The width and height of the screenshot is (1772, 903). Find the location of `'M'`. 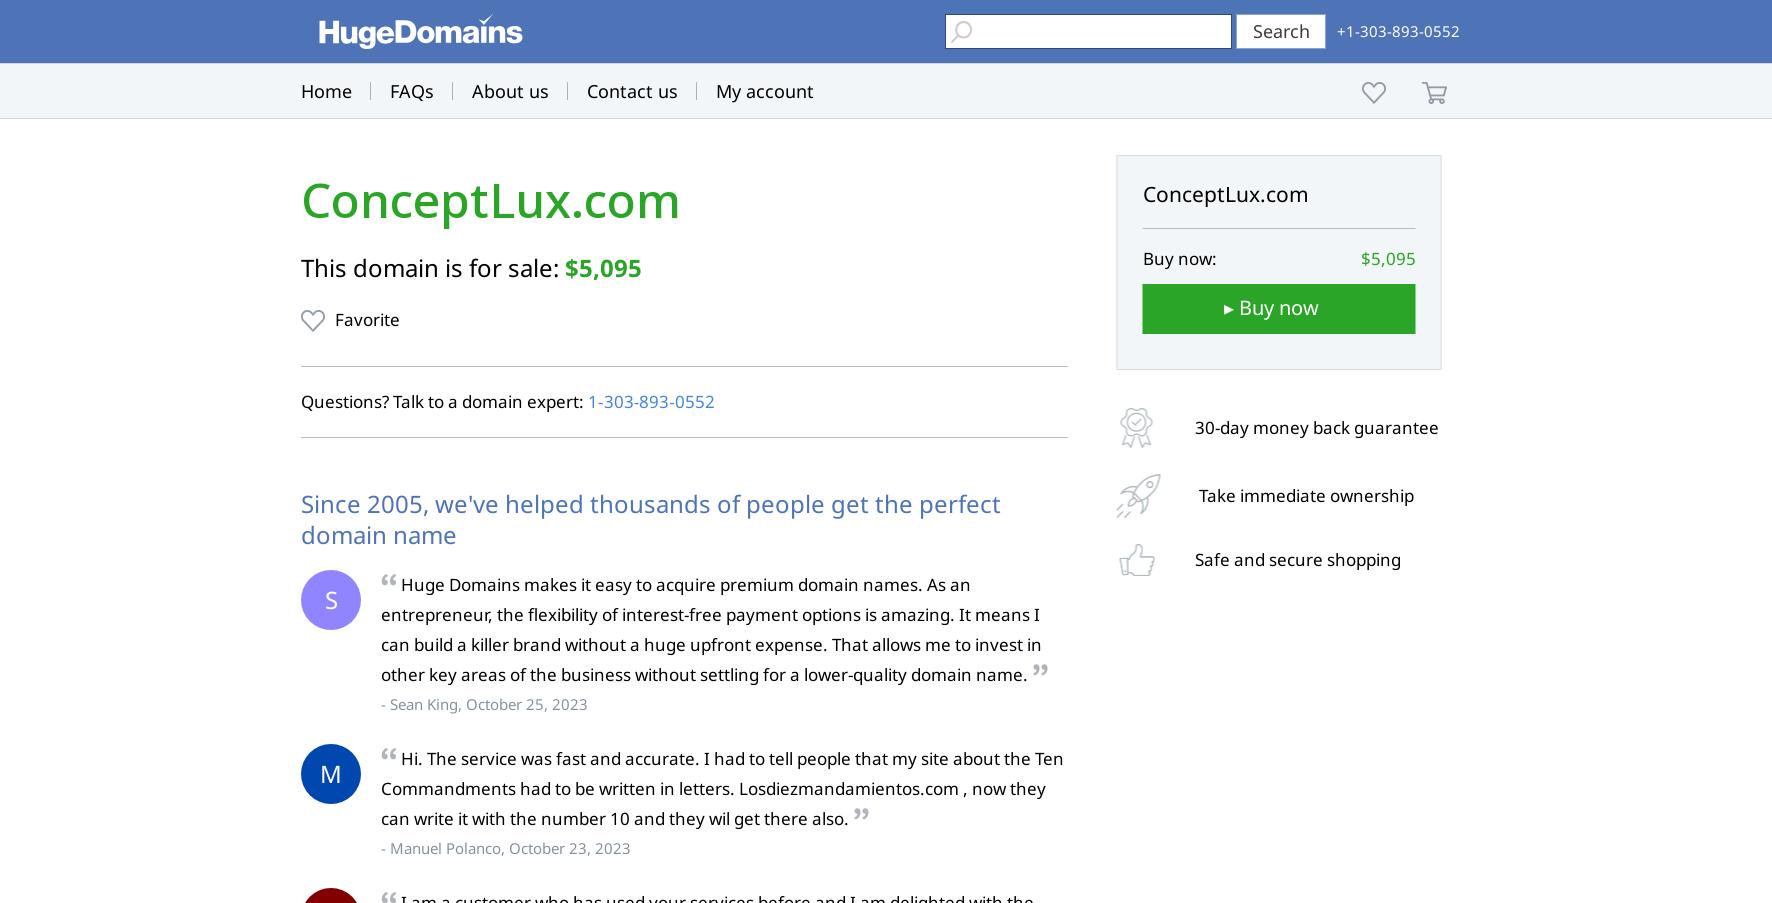

'M' is located at coordinates (330, 773).